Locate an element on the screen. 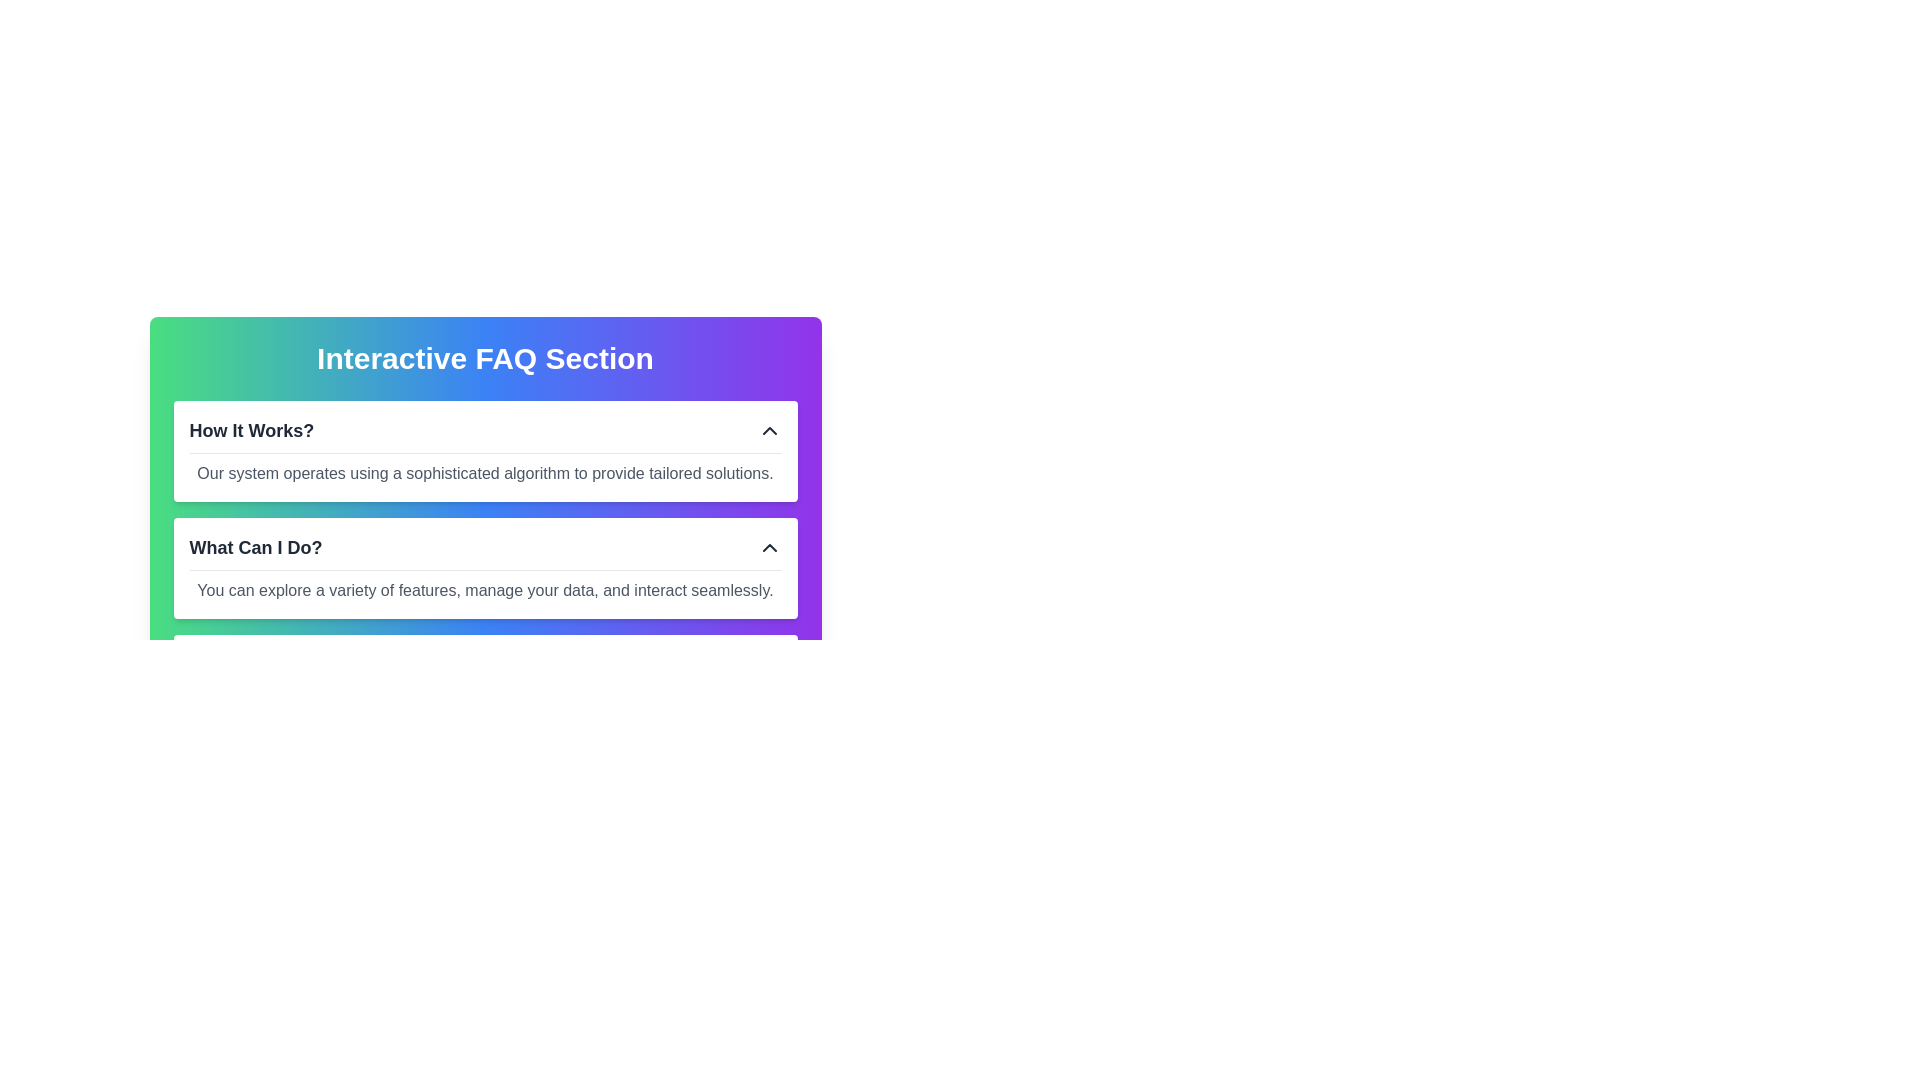  the Information block titled 'What Can I Do?', which is the second block in the vertical arrangement under the 'Interactive FAQ Section' is located at coordinates (485, 568).